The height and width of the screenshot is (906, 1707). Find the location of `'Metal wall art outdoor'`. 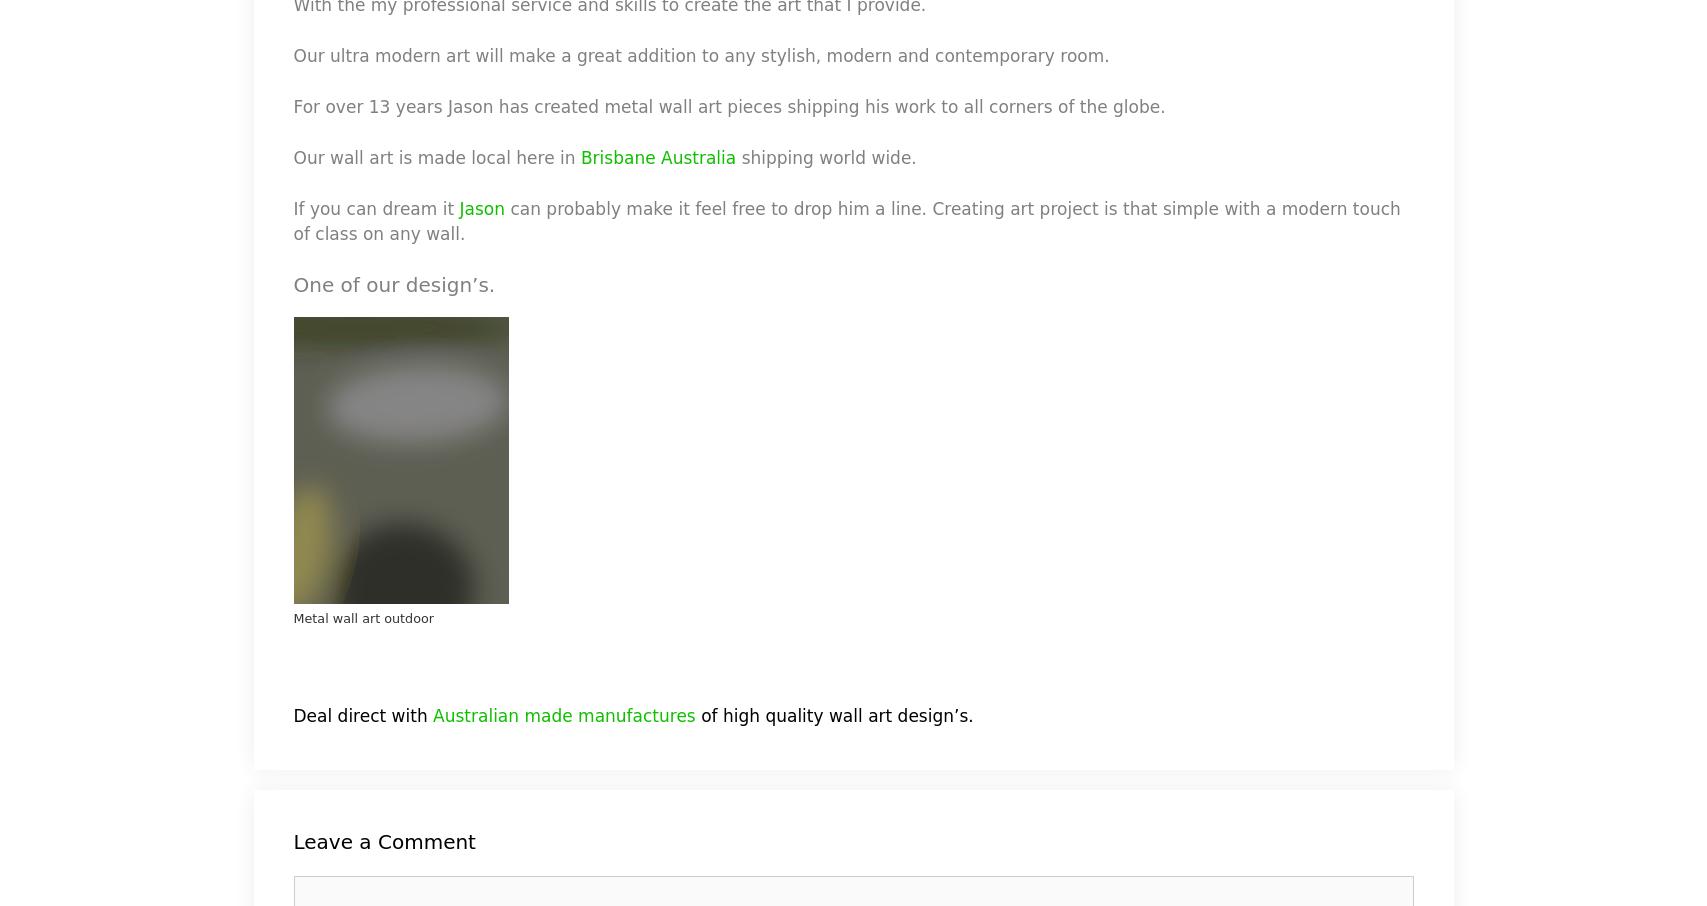

'Metal wall art outdoor' is located at coordinates (363, 617).